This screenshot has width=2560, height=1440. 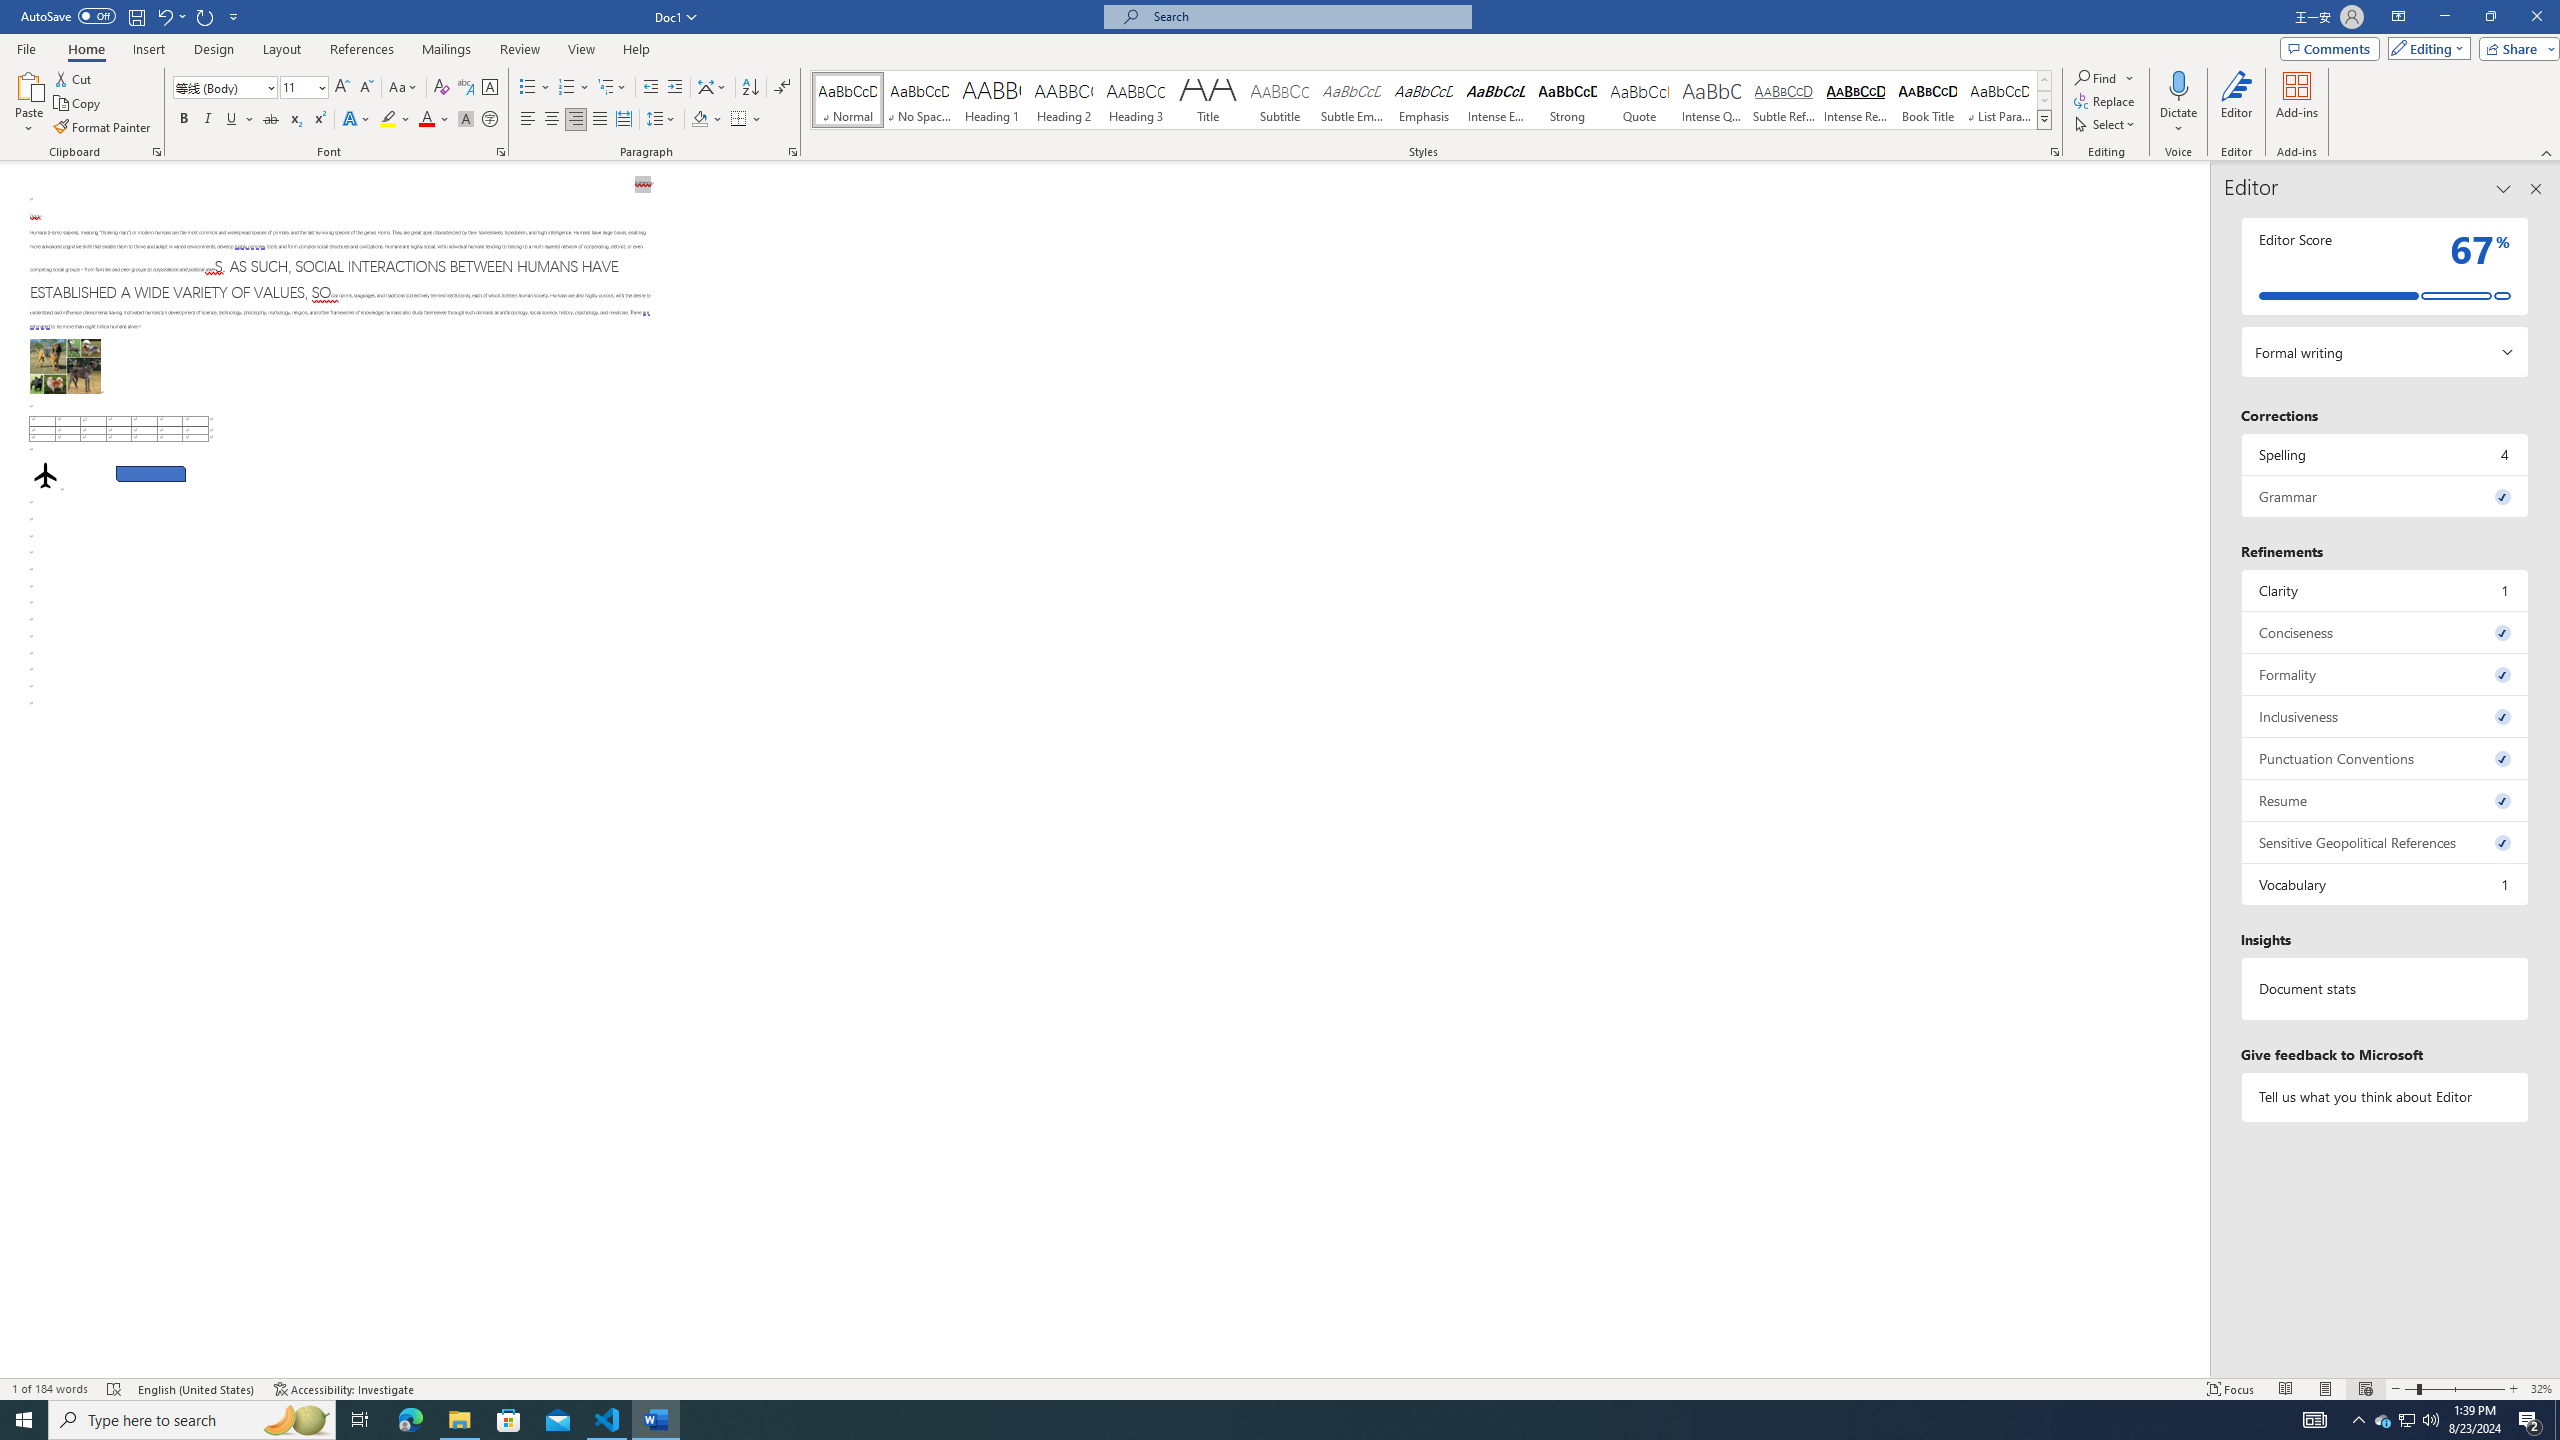 I want to click on 'Tell us what you think about Editor', so click(x=2384, y=1096).